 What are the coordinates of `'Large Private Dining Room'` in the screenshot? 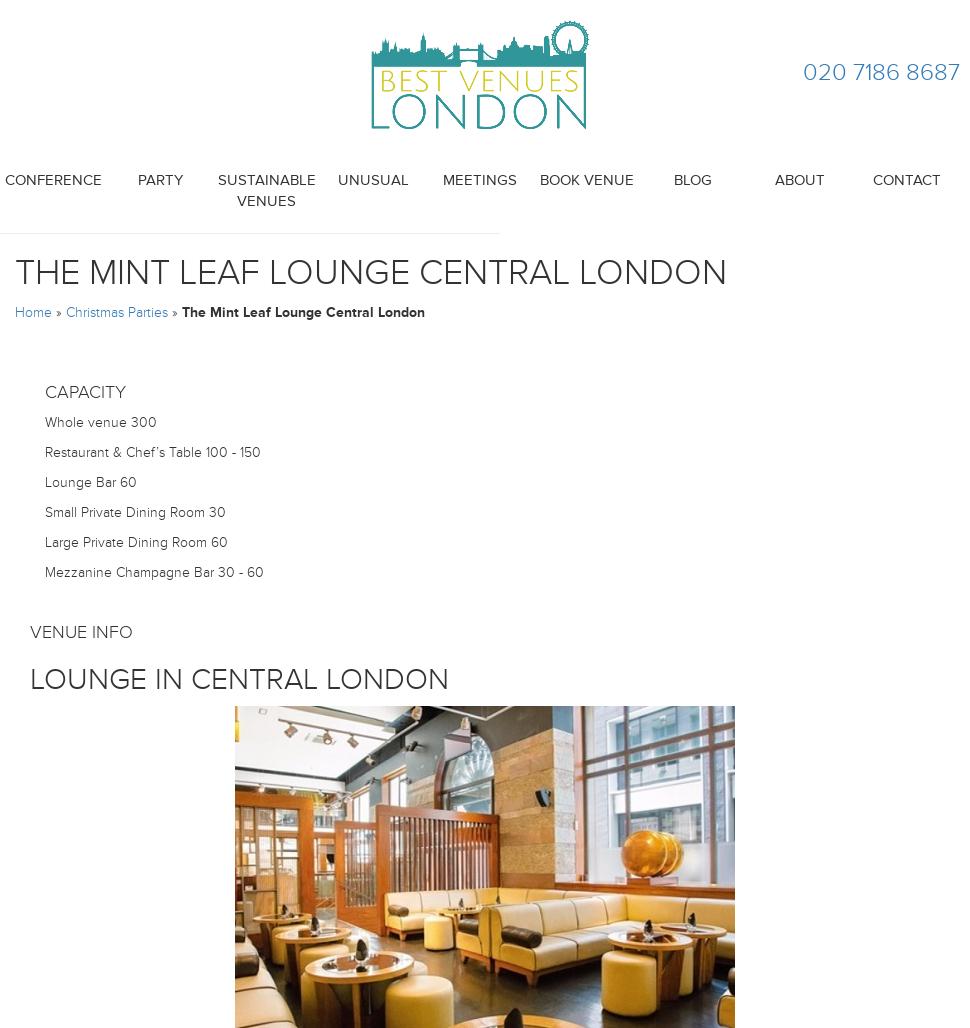 It's located at (128, 542).